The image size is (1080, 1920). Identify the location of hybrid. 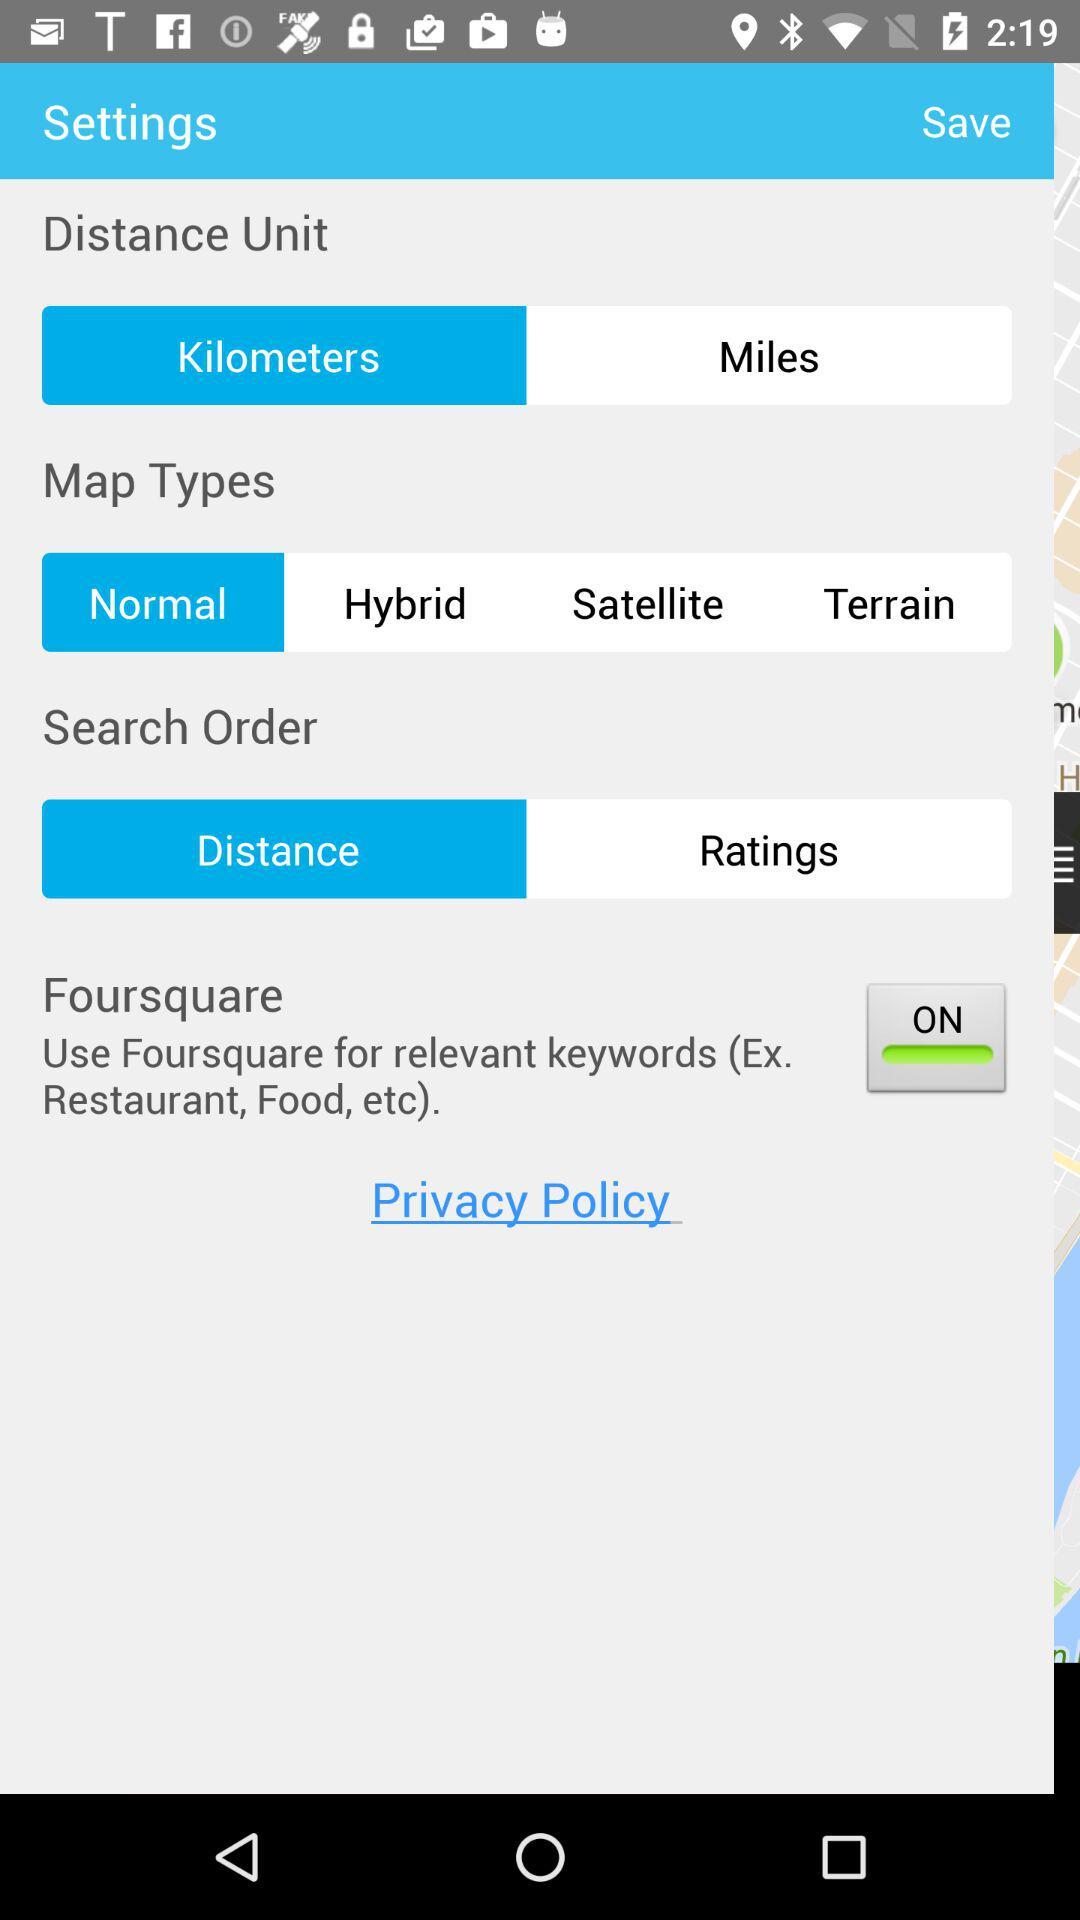
(405, 601).